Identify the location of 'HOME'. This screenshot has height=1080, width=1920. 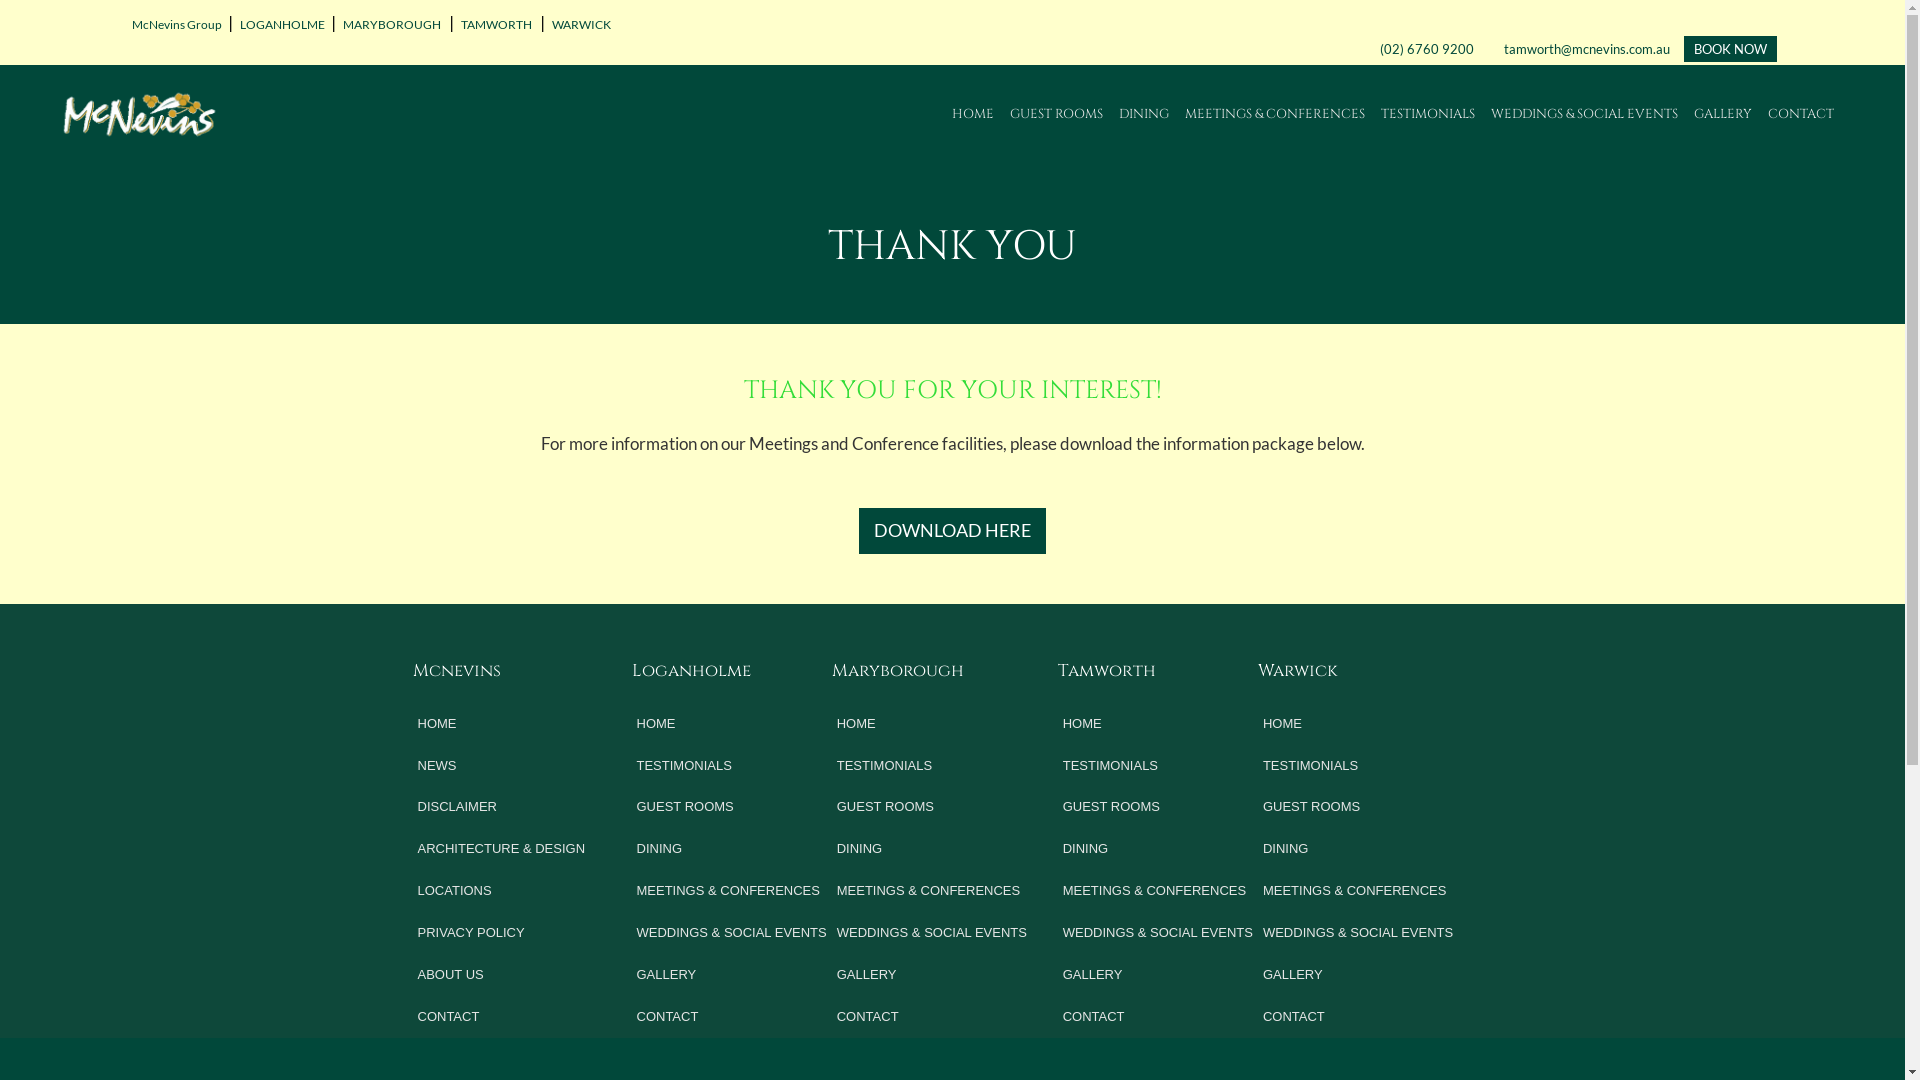
(950, 114).